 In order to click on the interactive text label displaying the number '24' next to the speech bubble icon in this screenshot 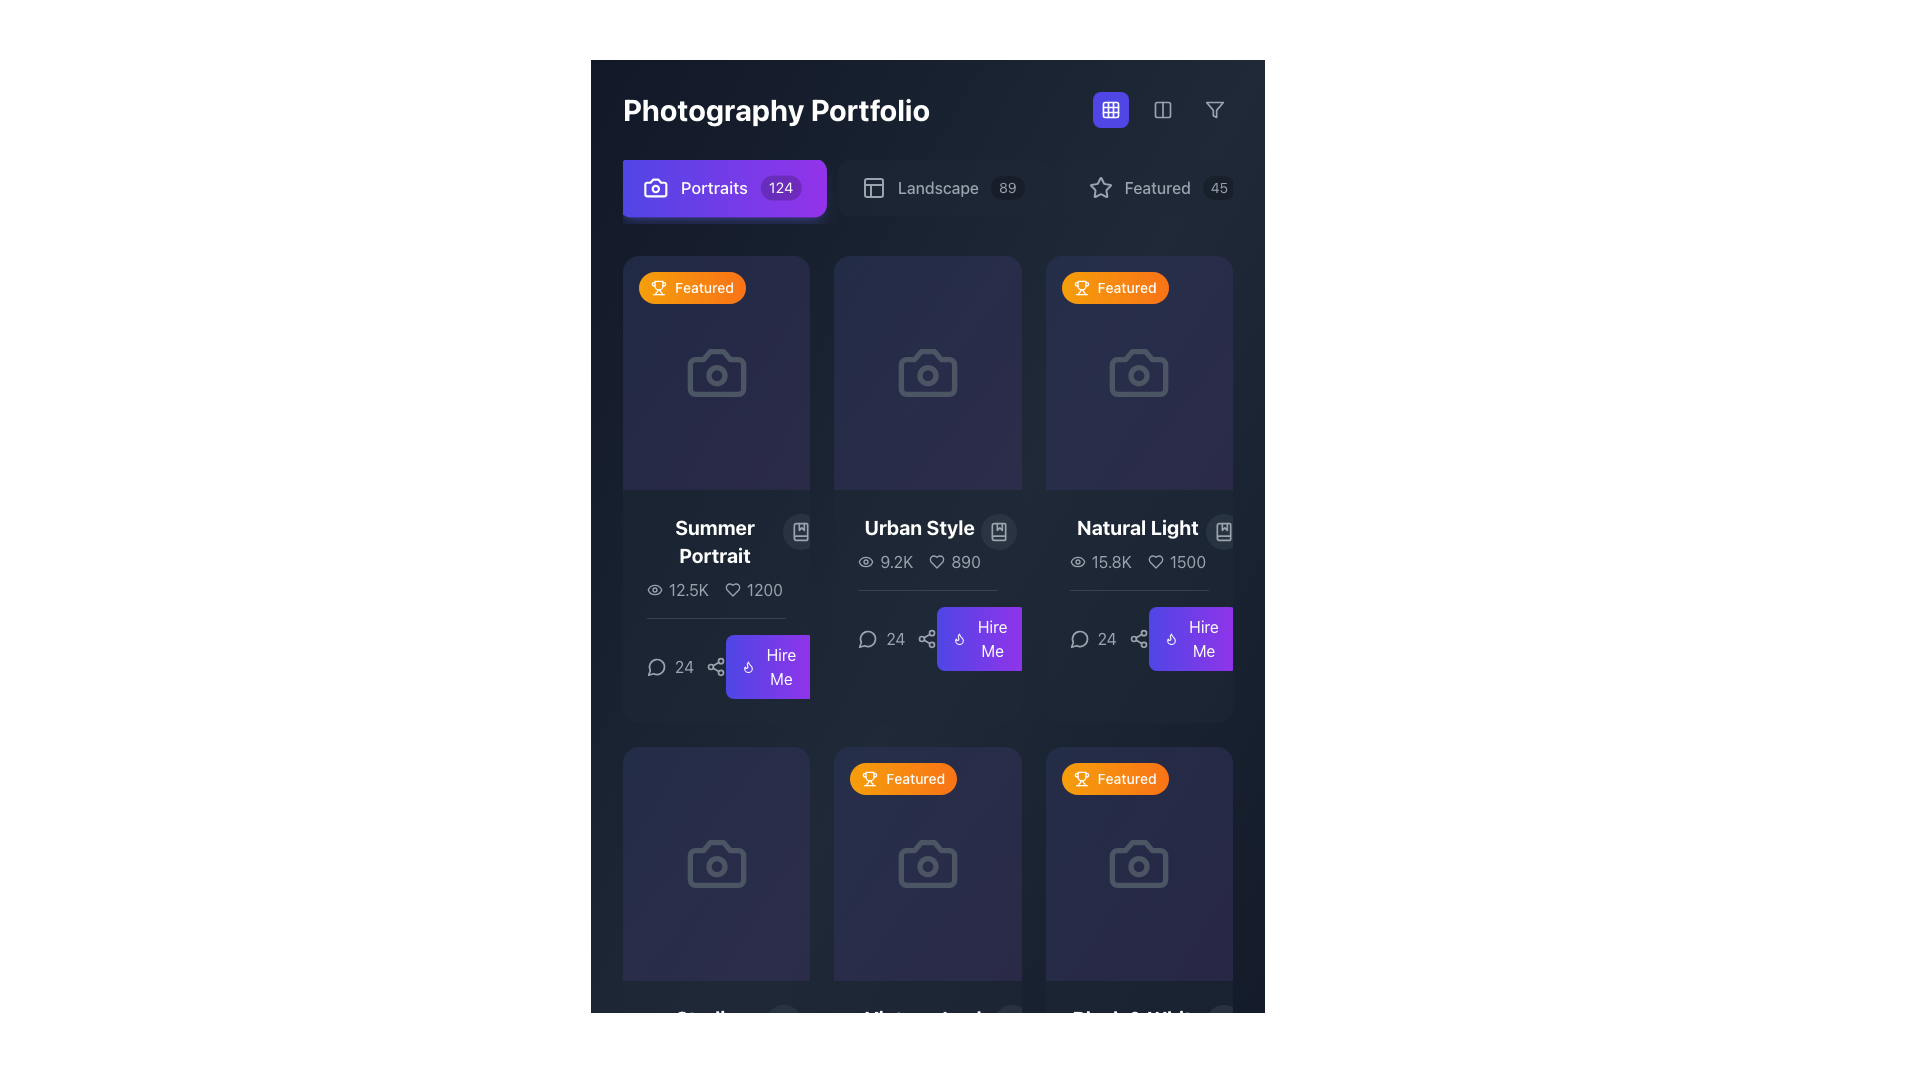, I will do `click(880, 639)`.